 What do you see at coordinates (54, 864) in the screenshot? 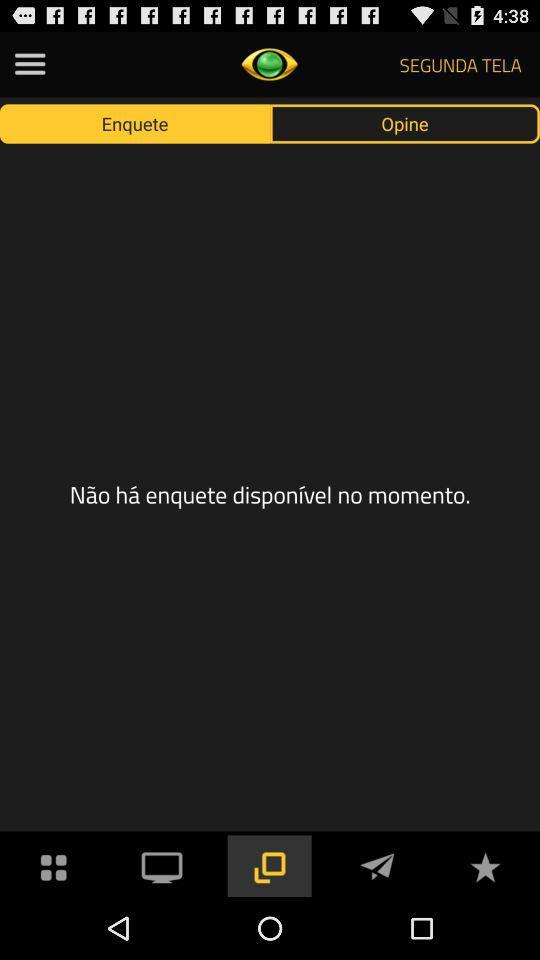
I see `settings/options` at bounding box center [54, 864].